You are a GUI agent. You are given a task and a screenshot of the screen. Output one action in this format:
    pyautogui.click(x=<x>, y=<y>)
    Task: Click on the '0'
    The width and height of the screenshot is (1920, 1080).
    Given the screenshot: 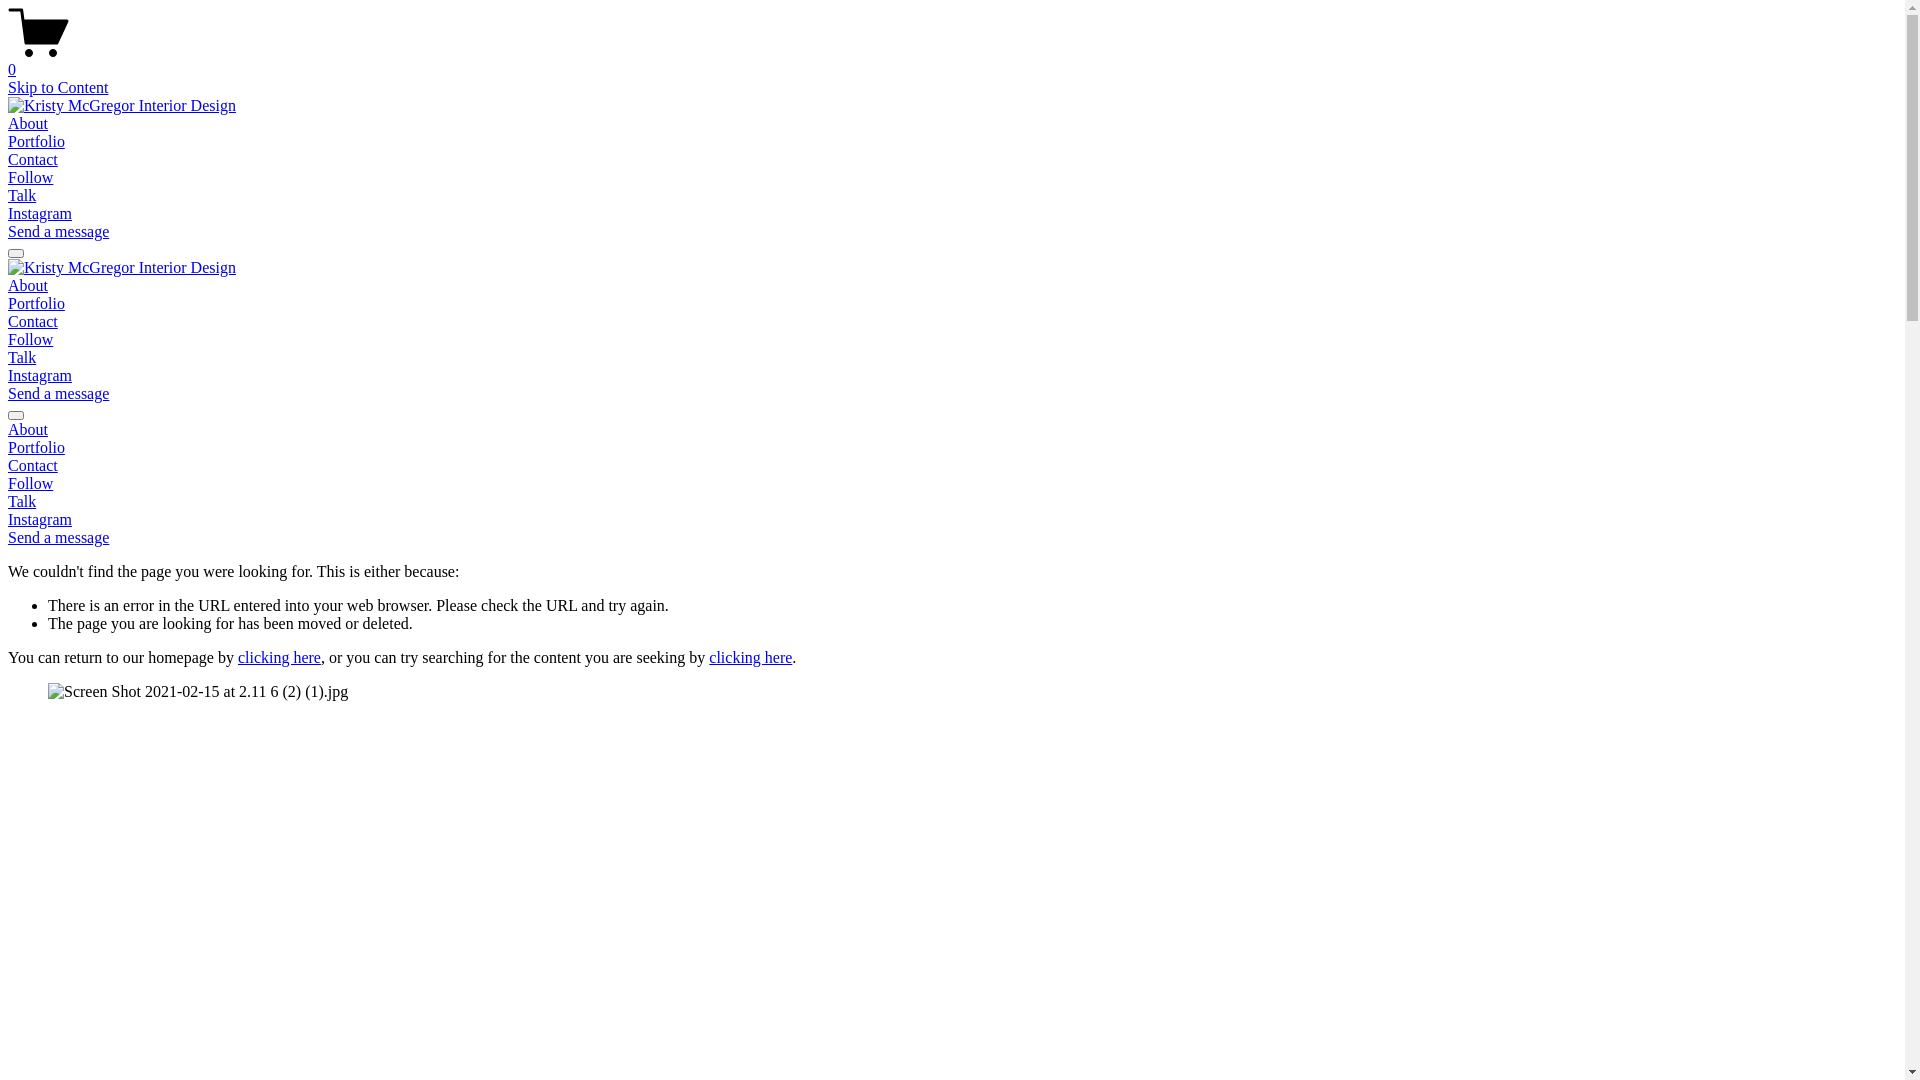 What is the action you would take?
    pyautogui.click(x=951, y=60)
    